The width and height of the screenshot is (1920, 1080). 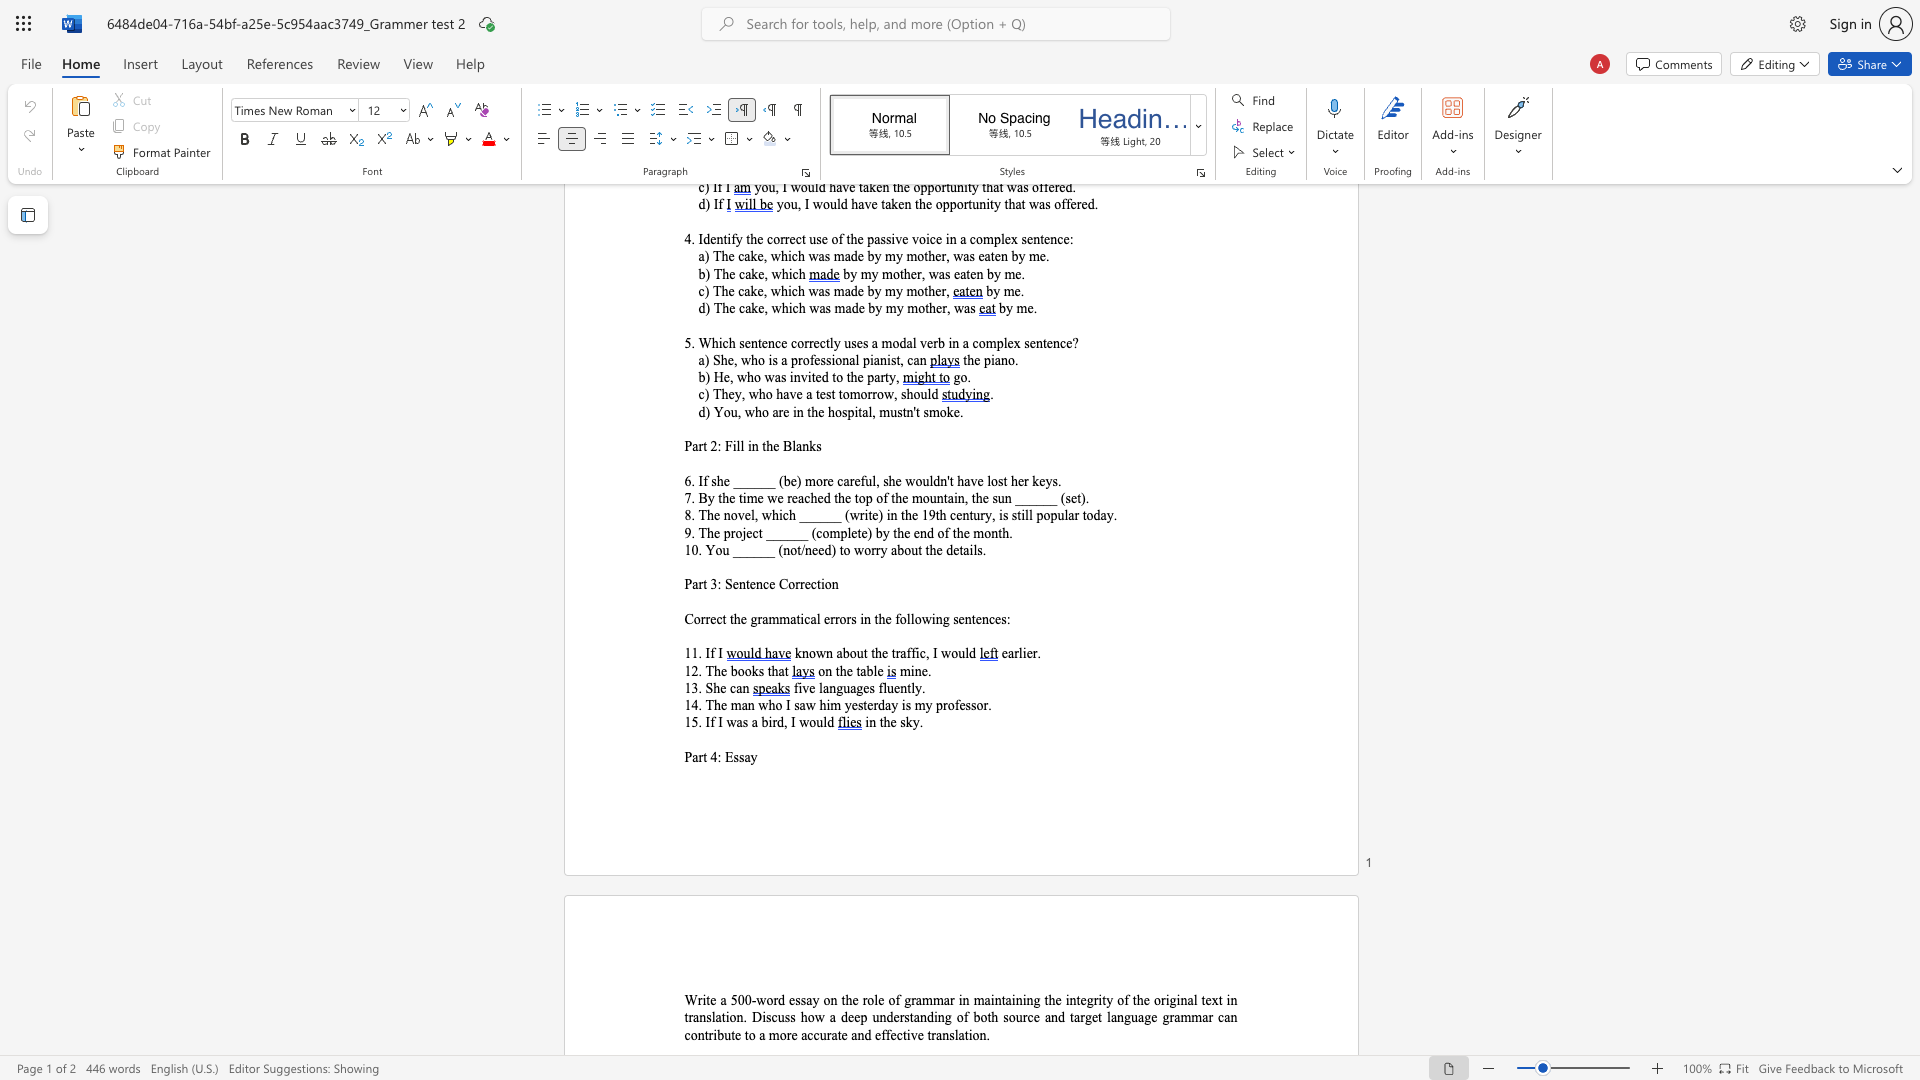 What do you see at coordinates (771, 722) in the screenshot?
I see `the subset text "rd, I" within the text "a bird, I would"` at bounding box center [771, 722].